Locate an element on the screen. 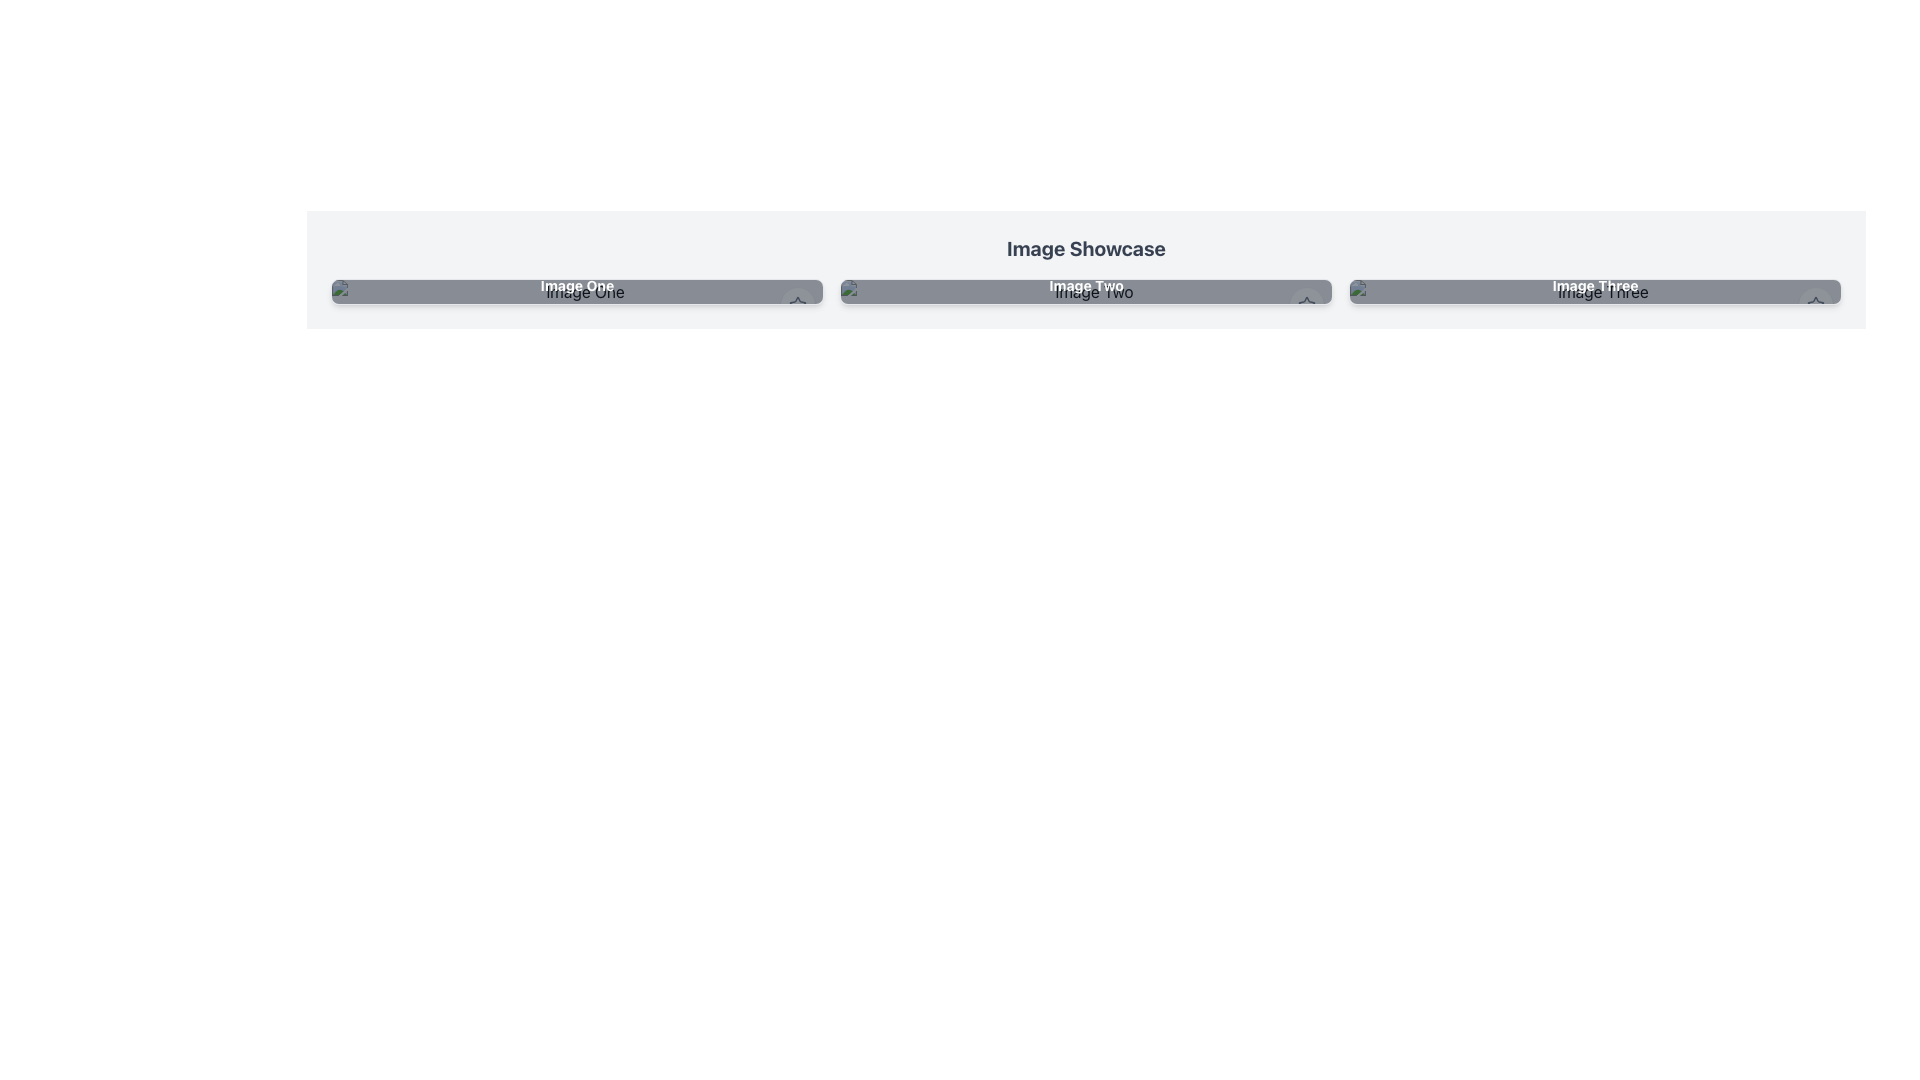 The image size is (1920, 1080). the first Image card display, which features a placeholder image on the left, the text 'Image One' in bold white font at the bottom, and a small star icon at the top right is located at coordinates (576, 292).